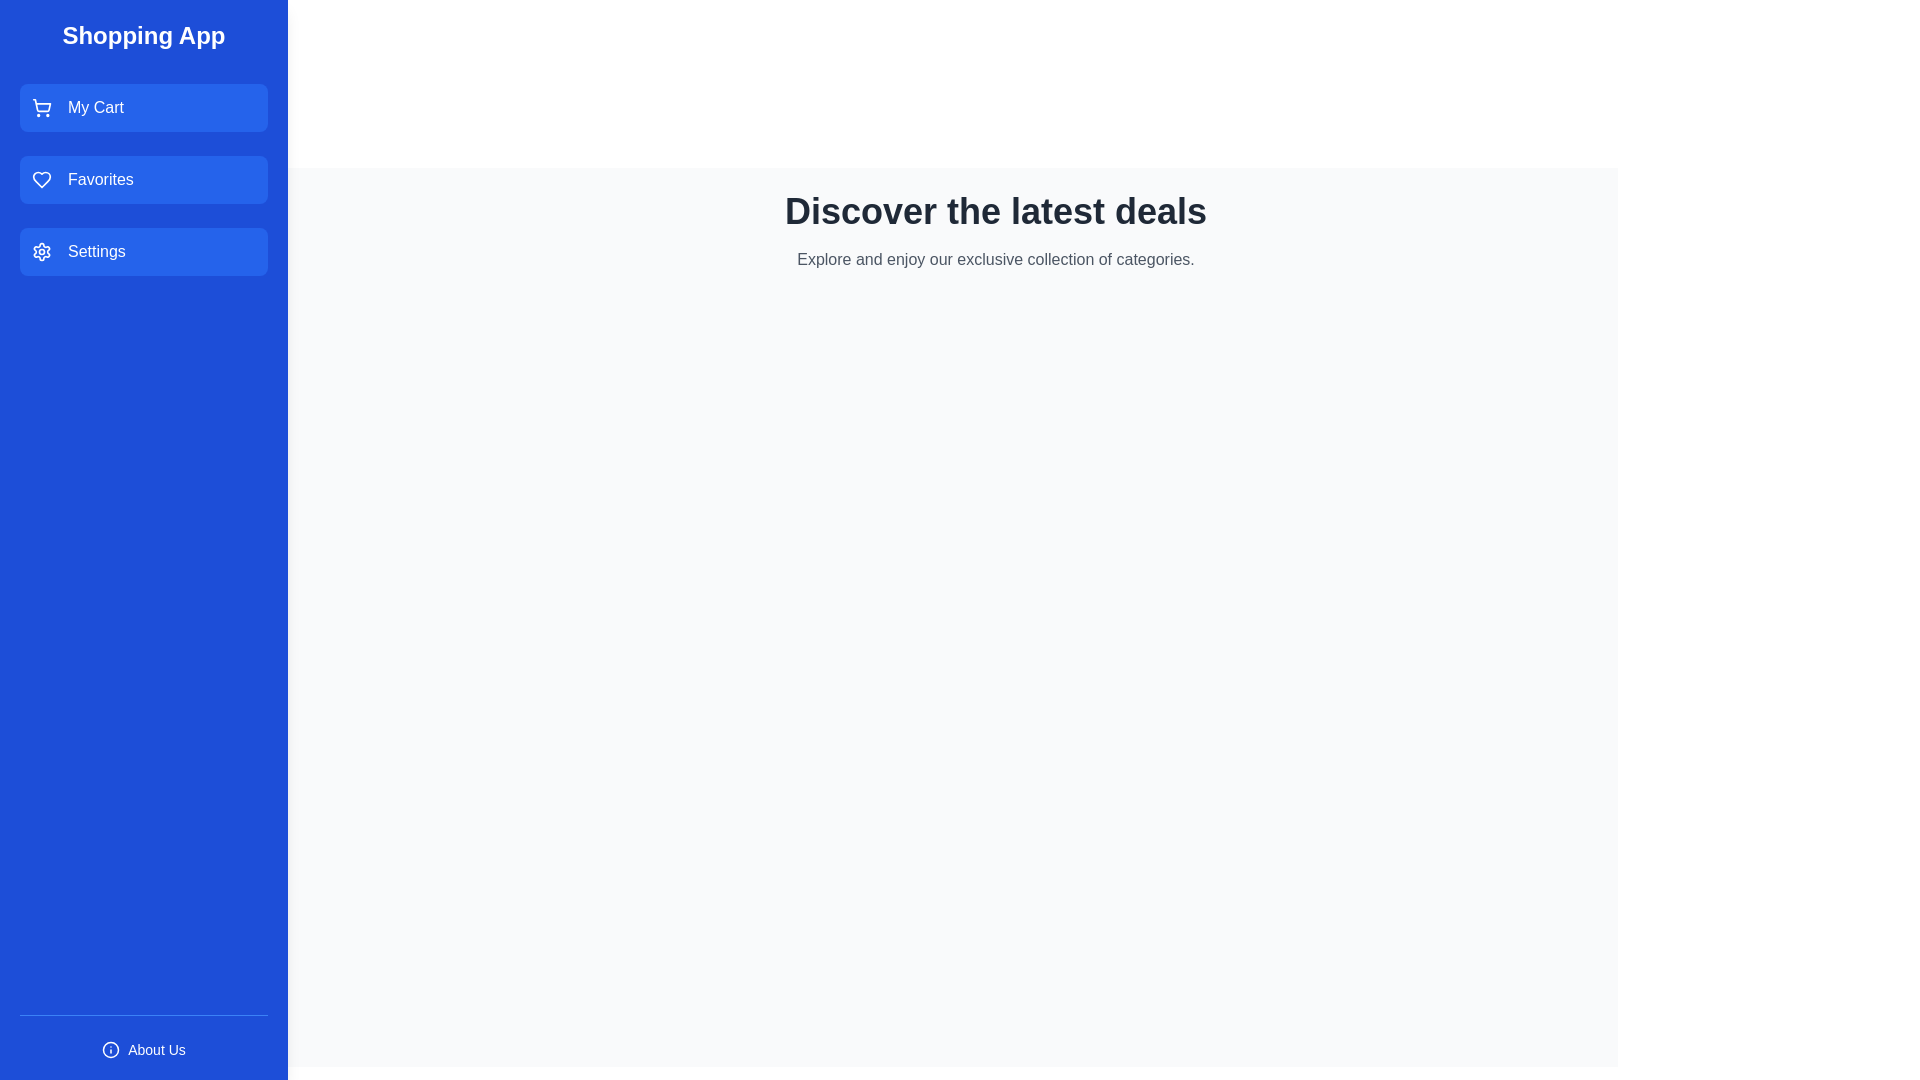  What do you see at coordinates (143, 250) in the screenshot?
I see `the 'Settings' button in the drawer to navigate to the settings page` at bounding box center [143, 250].